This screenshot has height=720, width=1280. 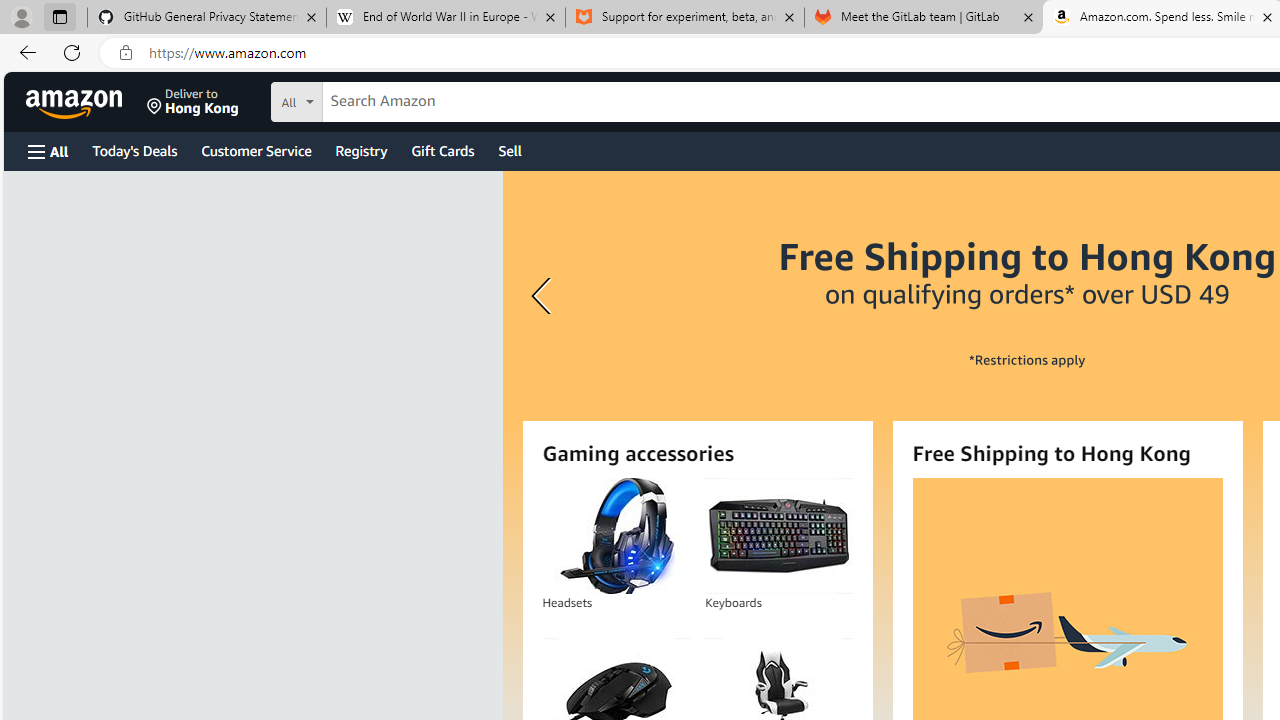 What do you see at coordinates (441, 149) in the screenshot?
I see `'Gift Cards'` at bounding box center [441, 149].